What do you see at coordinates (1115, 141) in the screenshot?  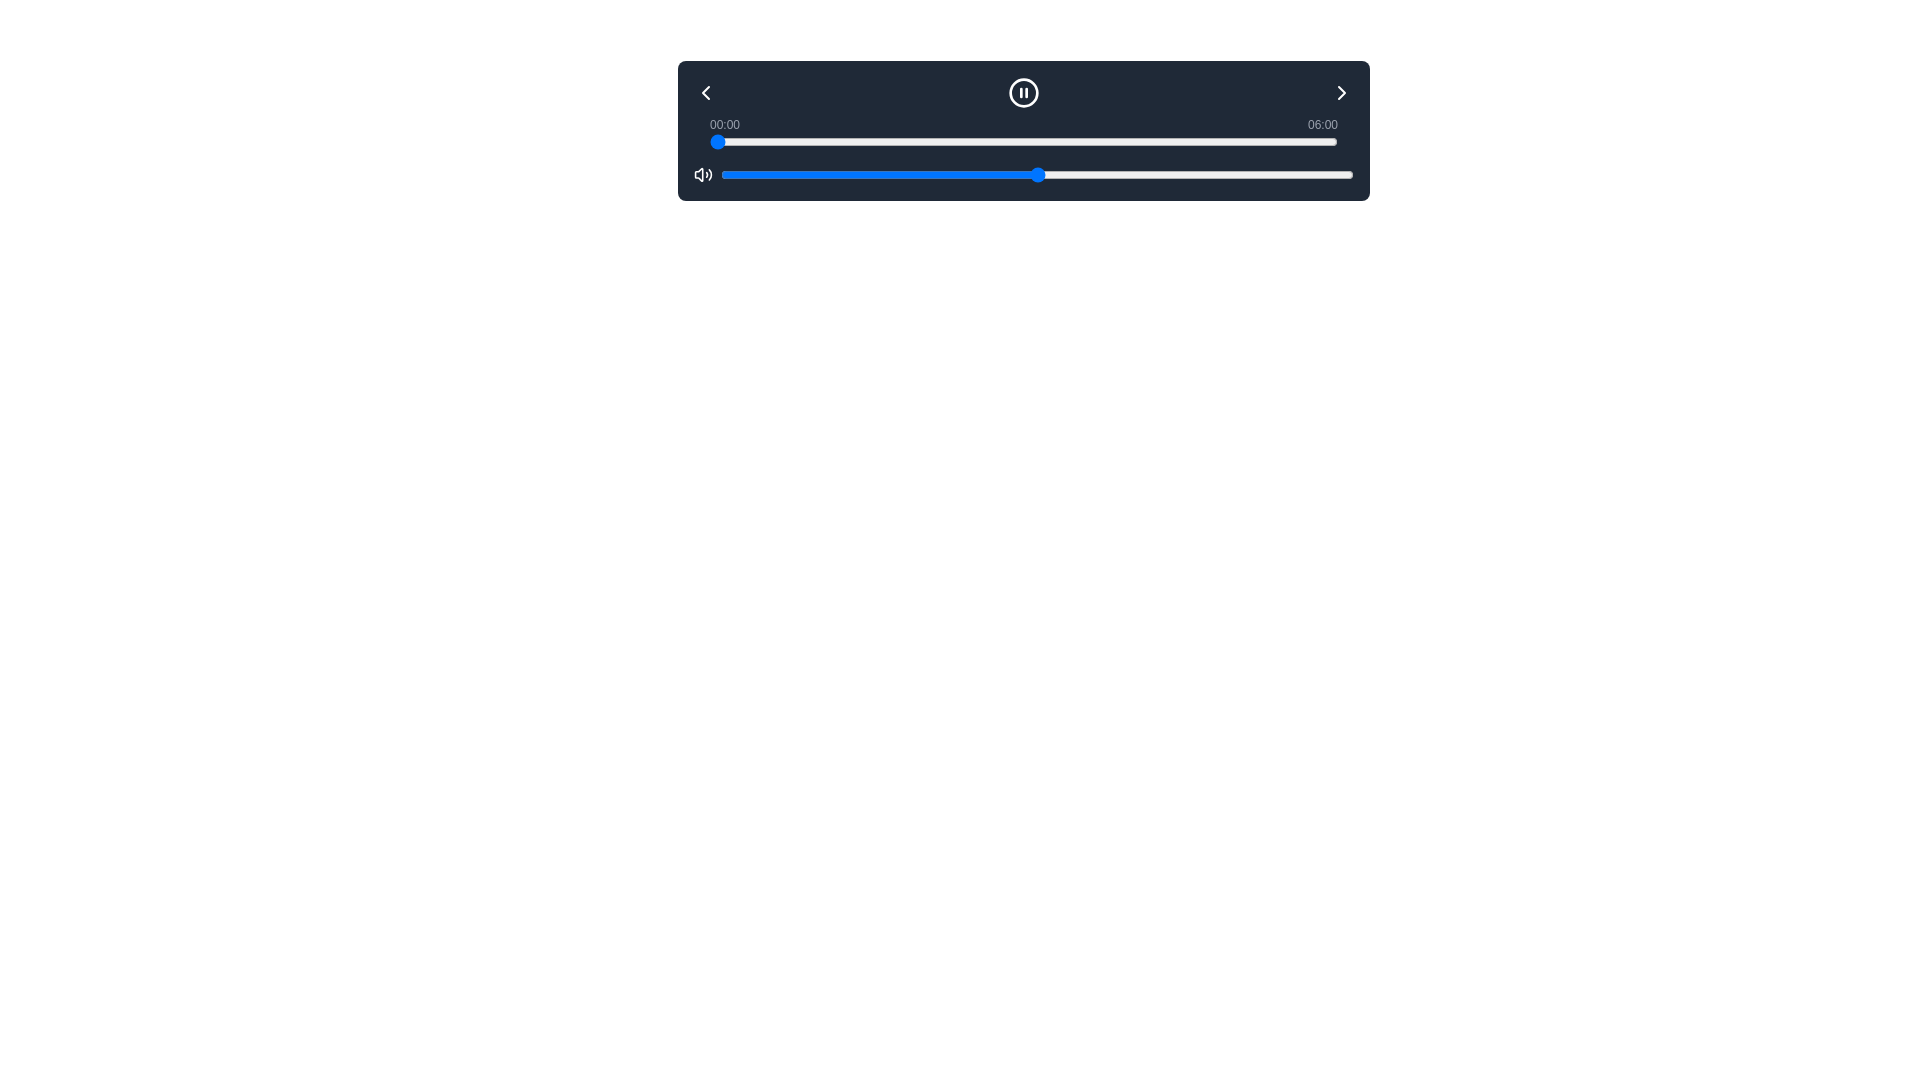 I see `the playback time` at bounding box center [1115, 141].